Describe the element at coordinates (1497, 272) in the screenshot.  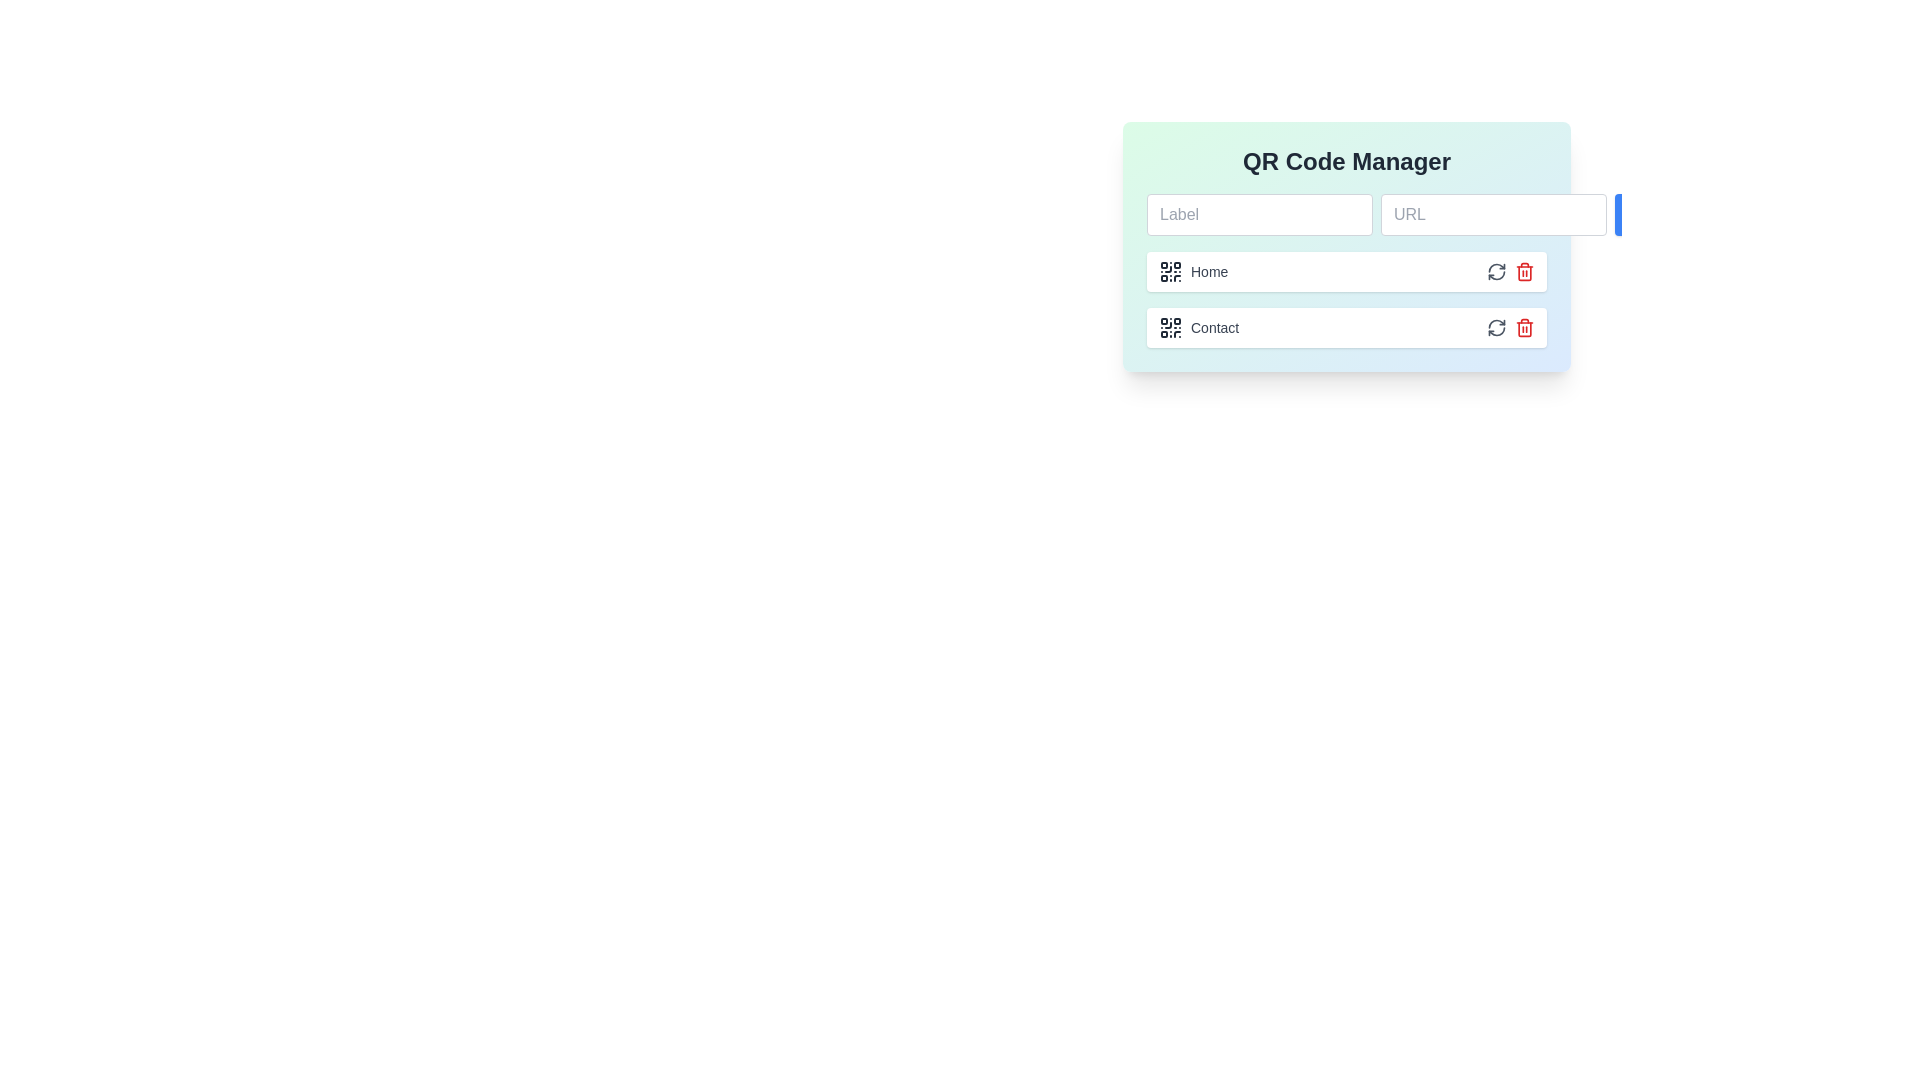
I see `the refresh icon button, which is styled in gray and changes to a darker color on hover. It is the first icon in the row of controls within the 'Home' entry of the QR Code Manager interface` at that location.